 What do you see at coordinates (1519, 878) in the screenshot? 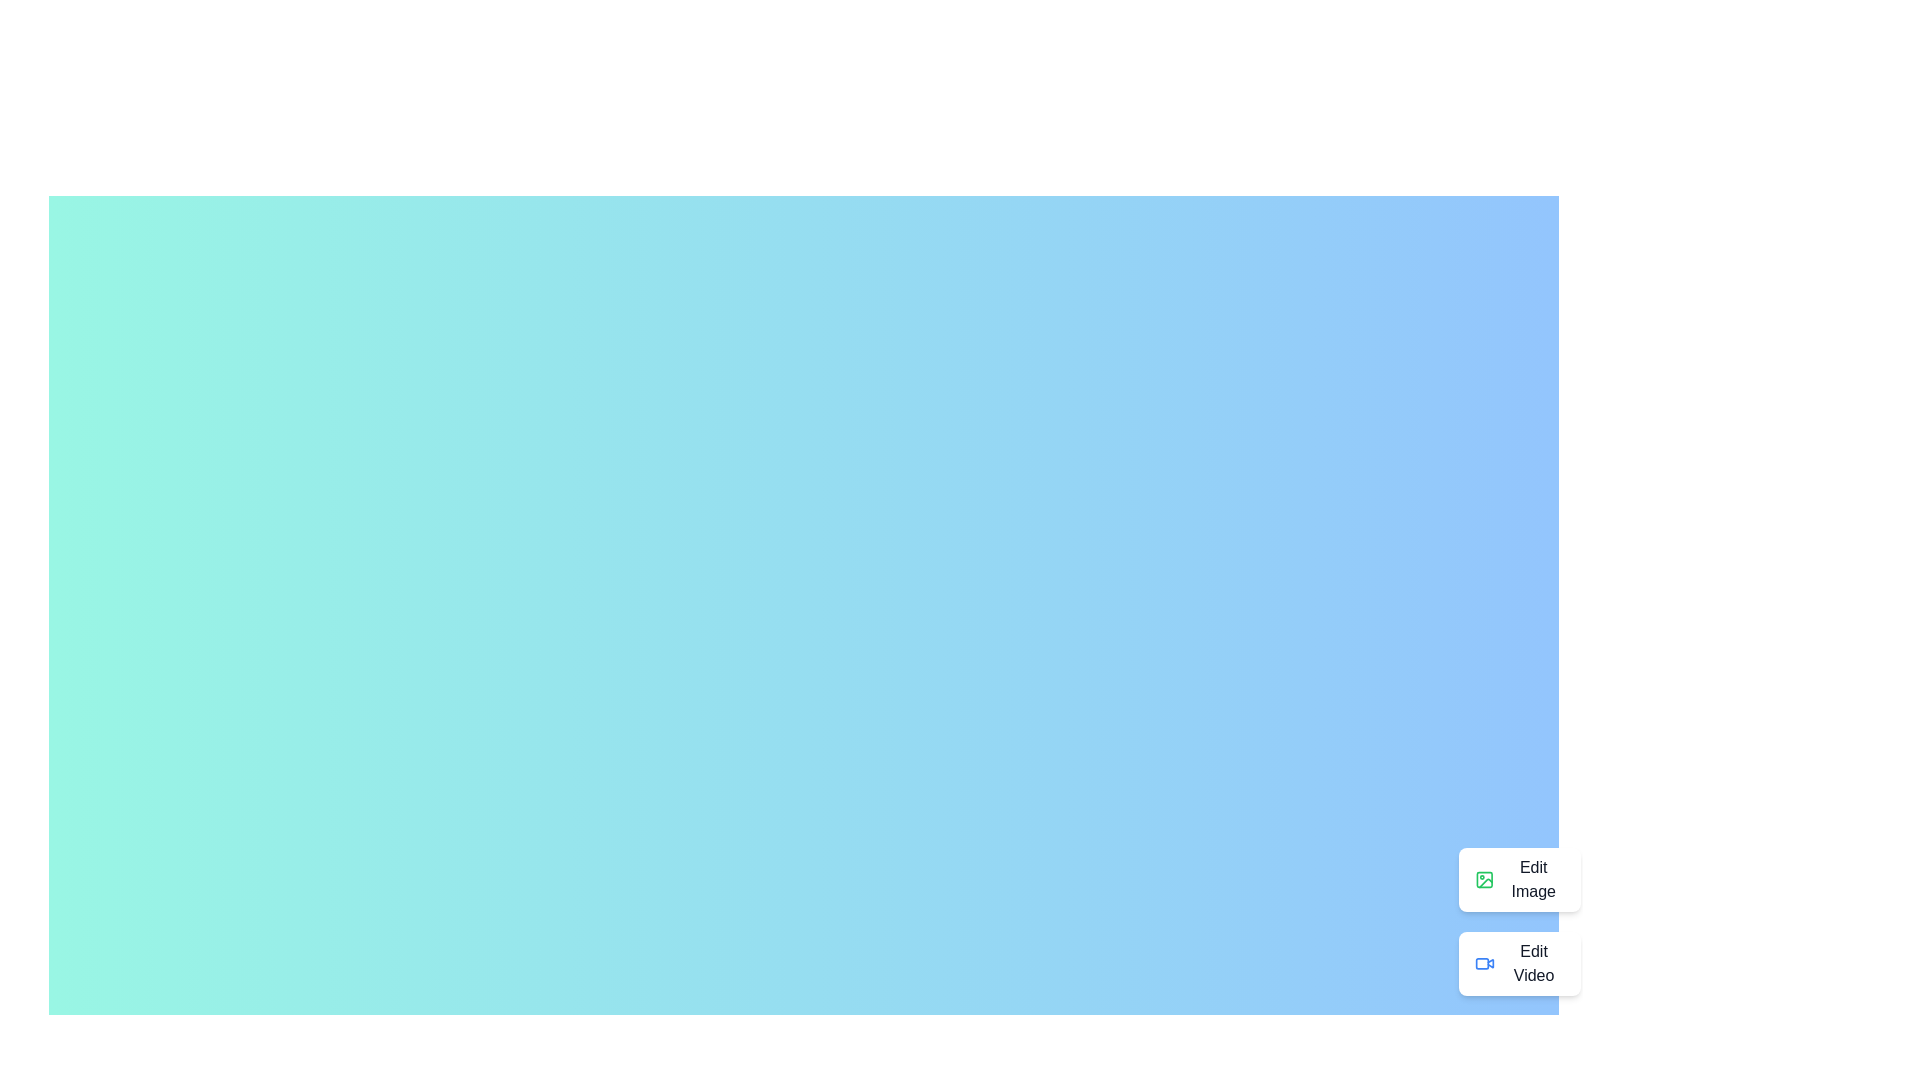
I see `the 'Edit Image' button` at bounding box center [1519, 878].